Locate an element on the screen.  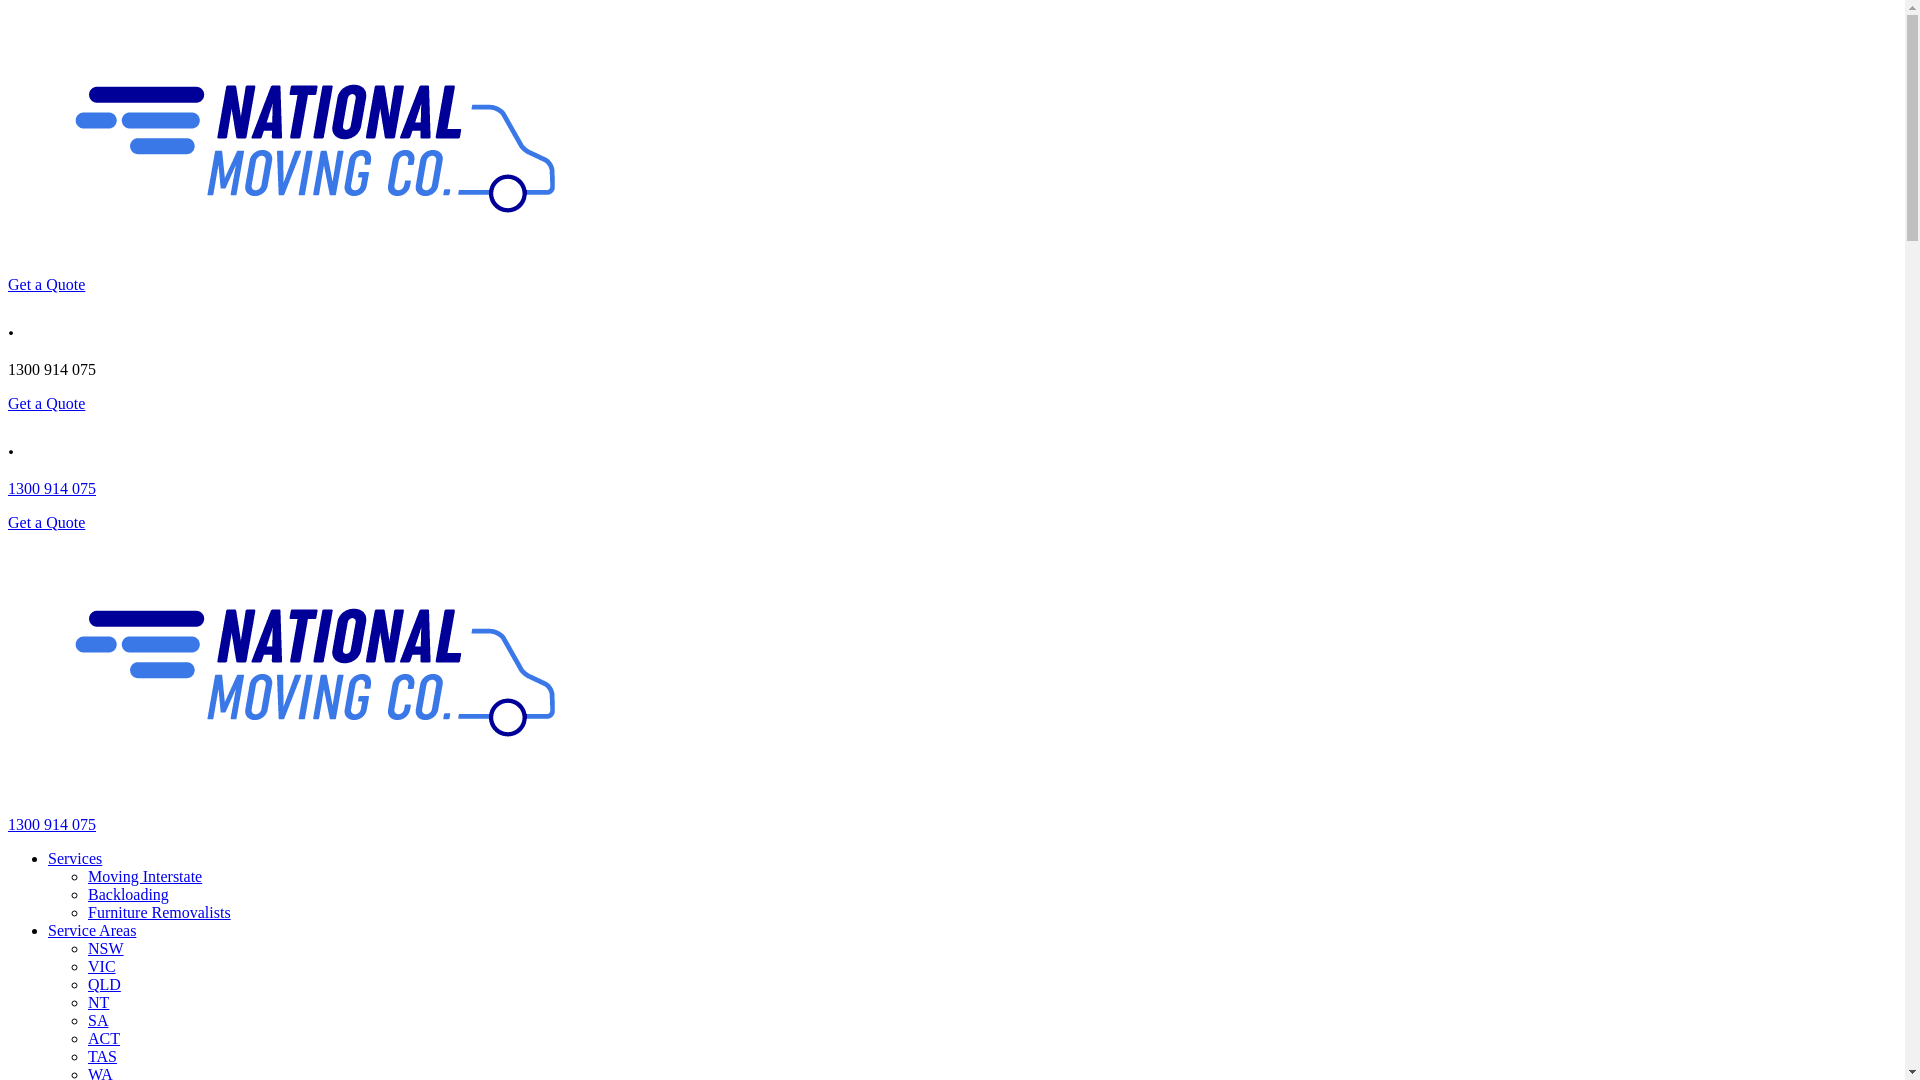
'VIC' is located at coordinates (86, 965).